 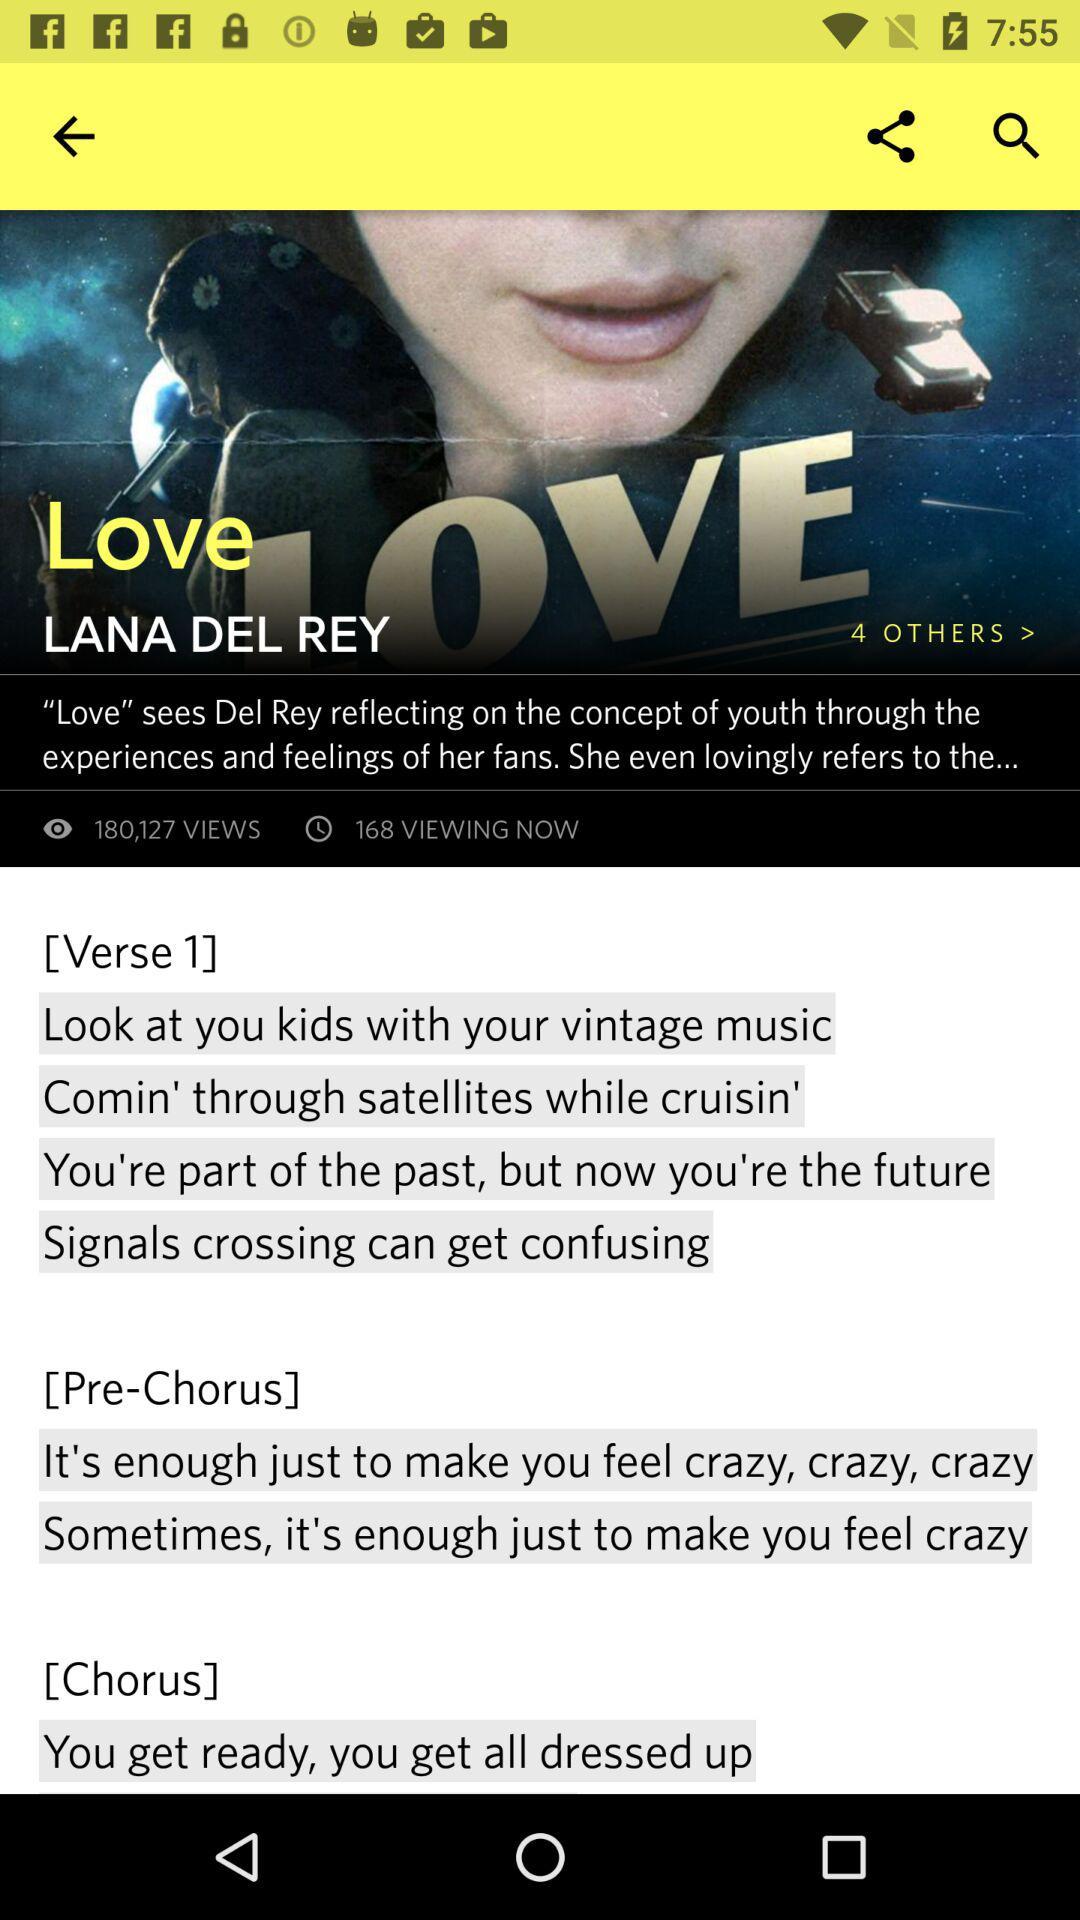 What do you see at coordinates (560, 731) in the screenshot?
I see `the love sees del item` at bounding box center [560, 731].